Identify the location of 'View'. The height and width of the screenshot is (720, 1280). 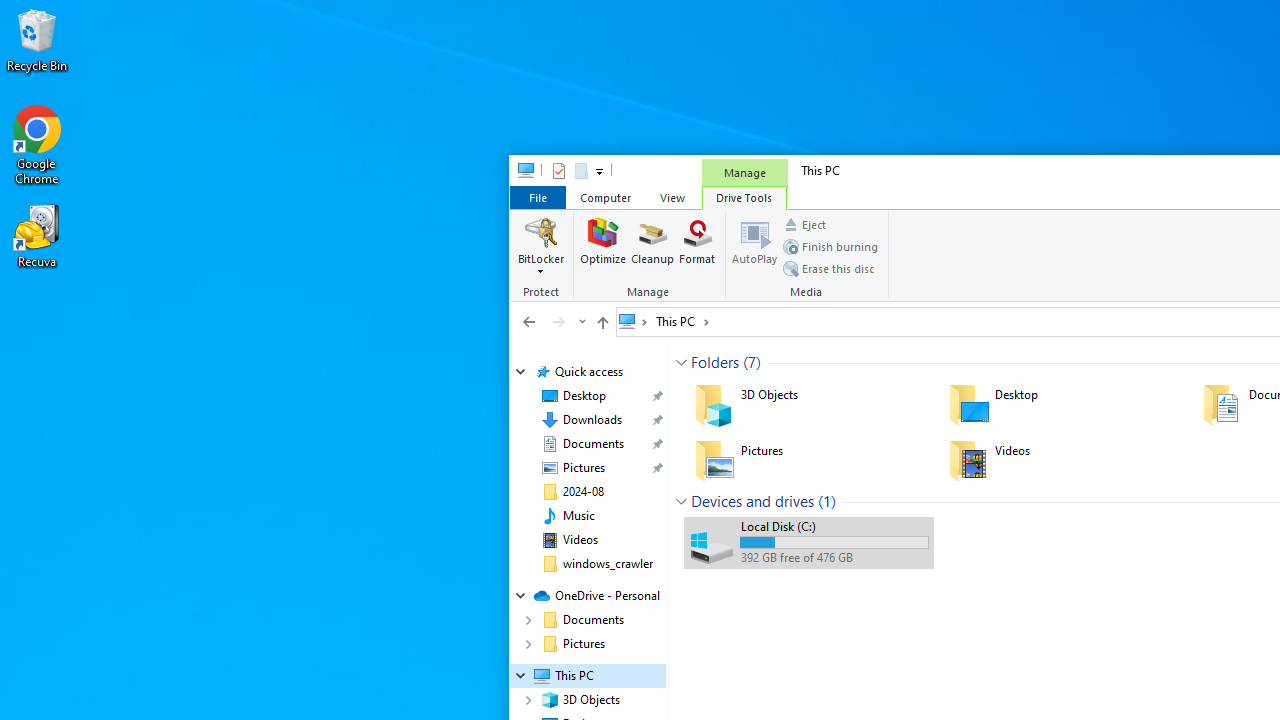
(672, 197).